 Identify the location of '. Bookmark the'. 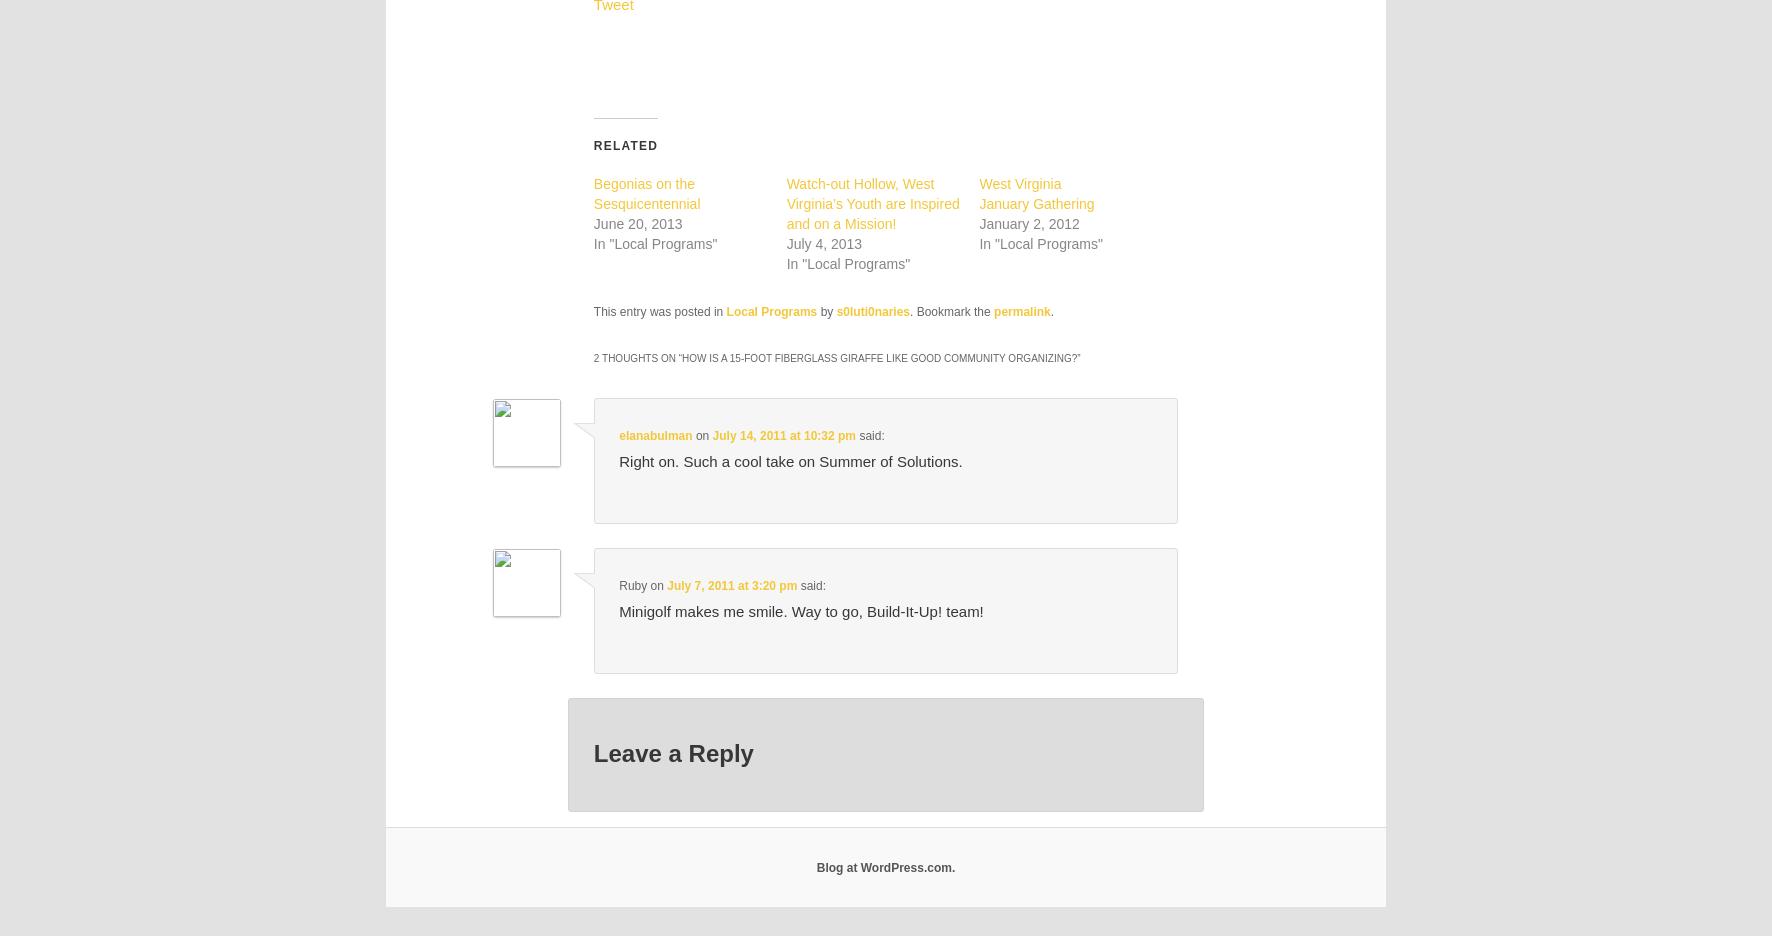
(950, 311).